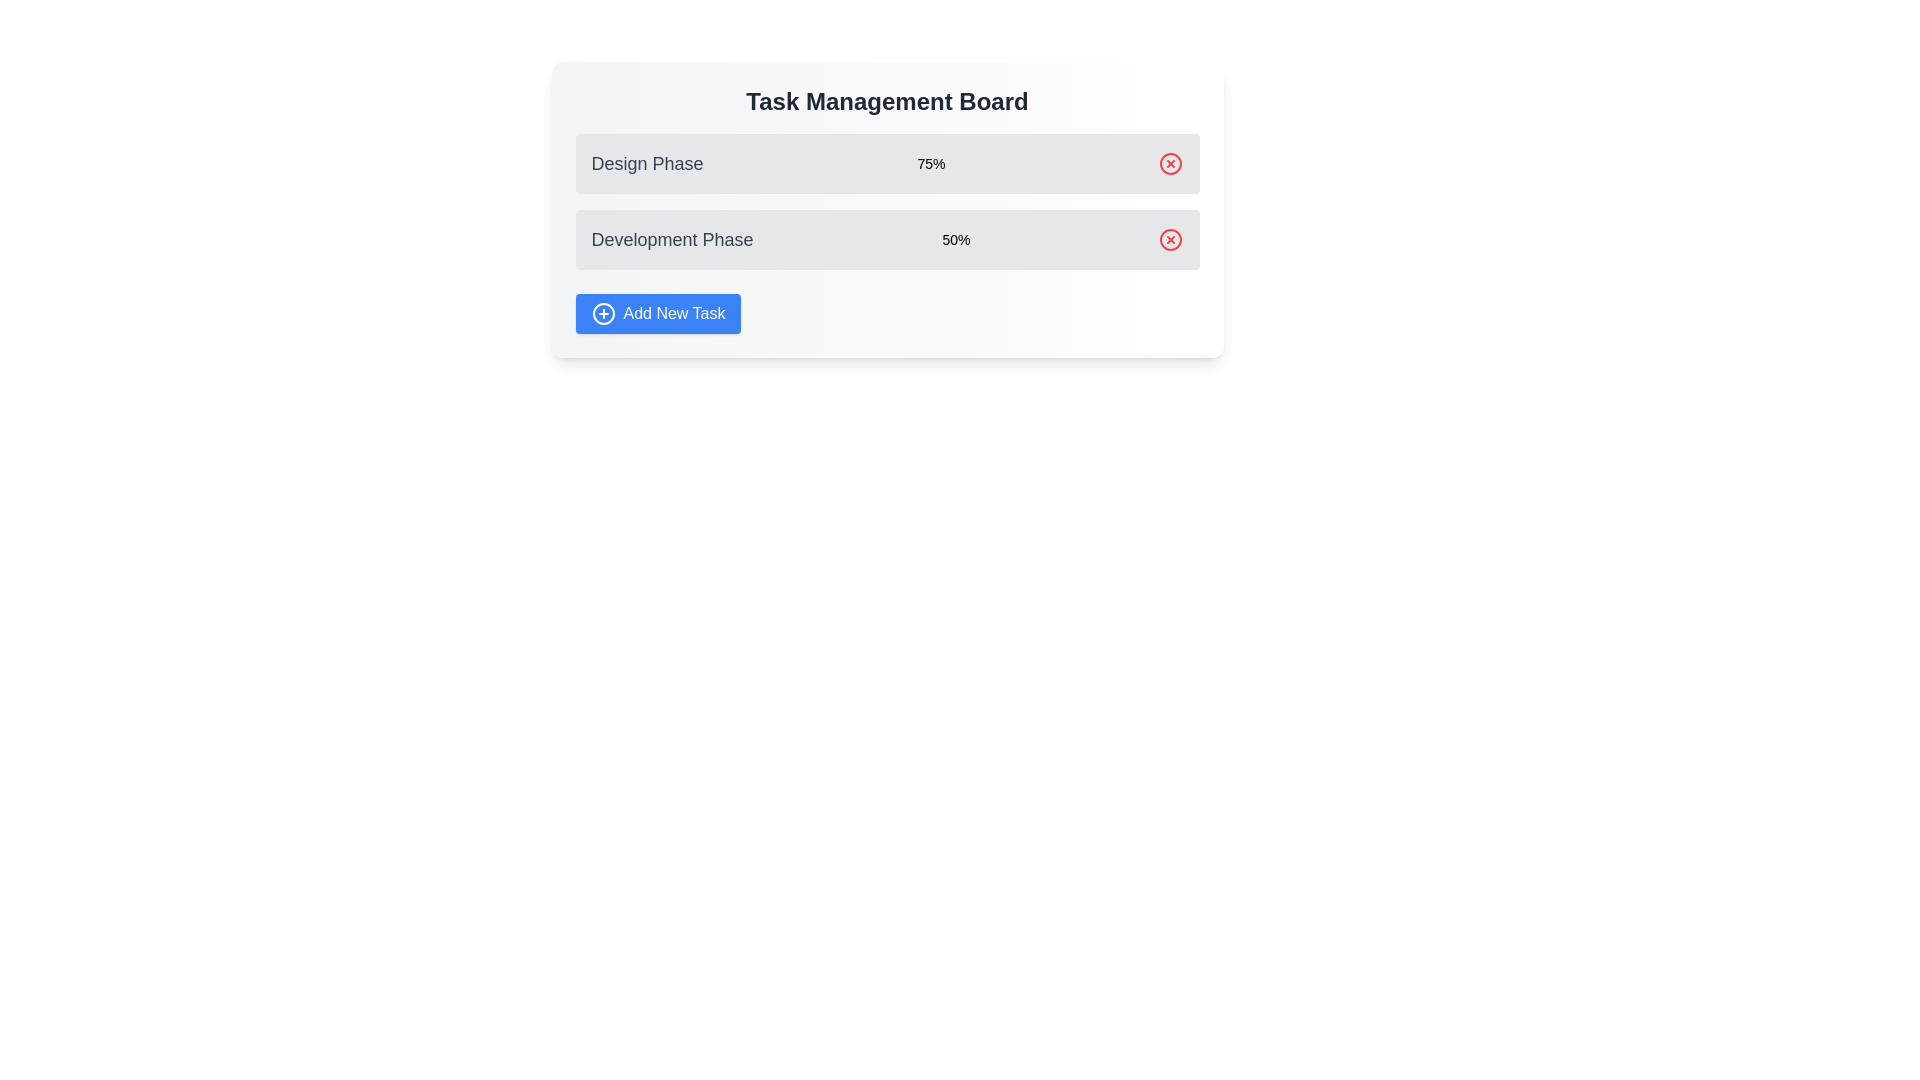 Image resolution: width=1920 pixels, height=1080 pixels. I want to click on the Text Label displaying the completion percentage for the 'Development Phase' task, located to the right of 'Development Phase' text and left of the red delete/cancel button, so click(955, 238).